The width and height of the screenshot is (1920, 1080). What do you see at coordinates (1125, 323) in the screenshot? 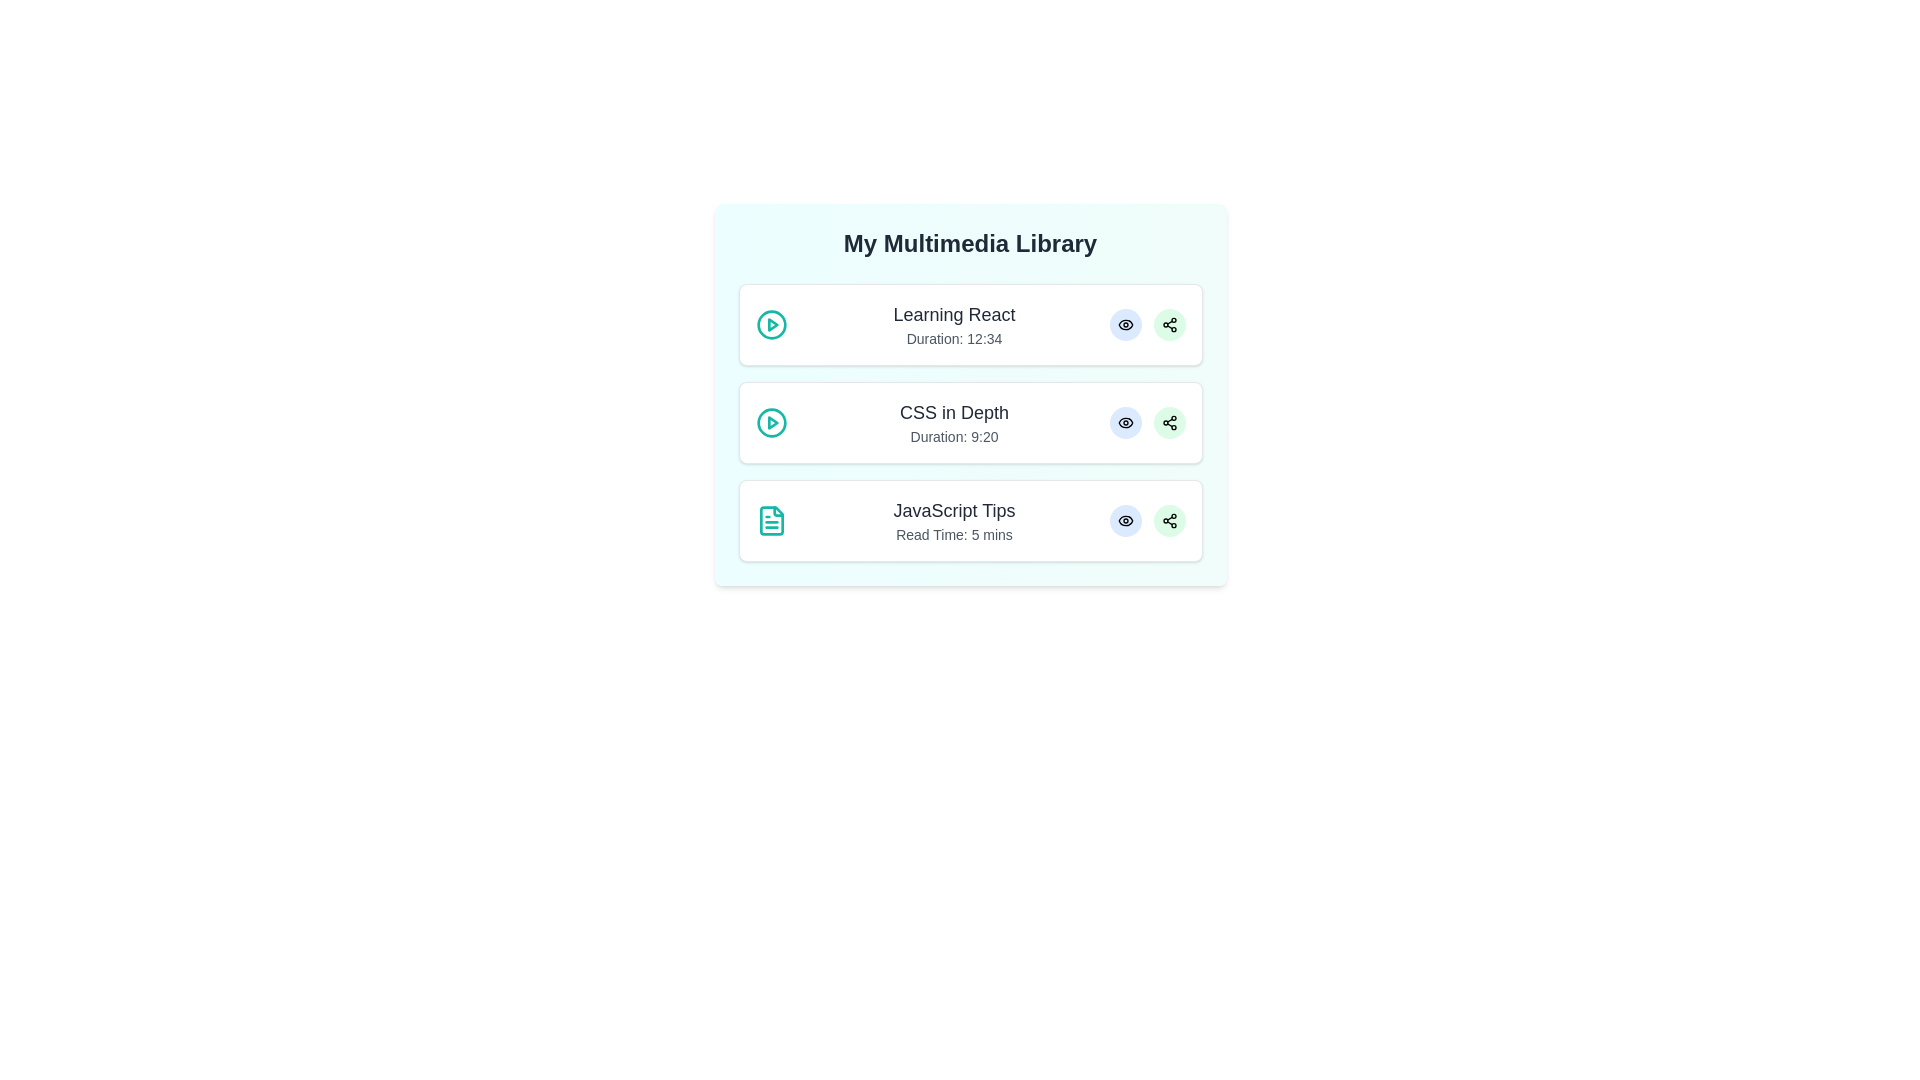
I see `'Preview' button for the media item titled 'Learning React'` at bounding box center [1125, 323].